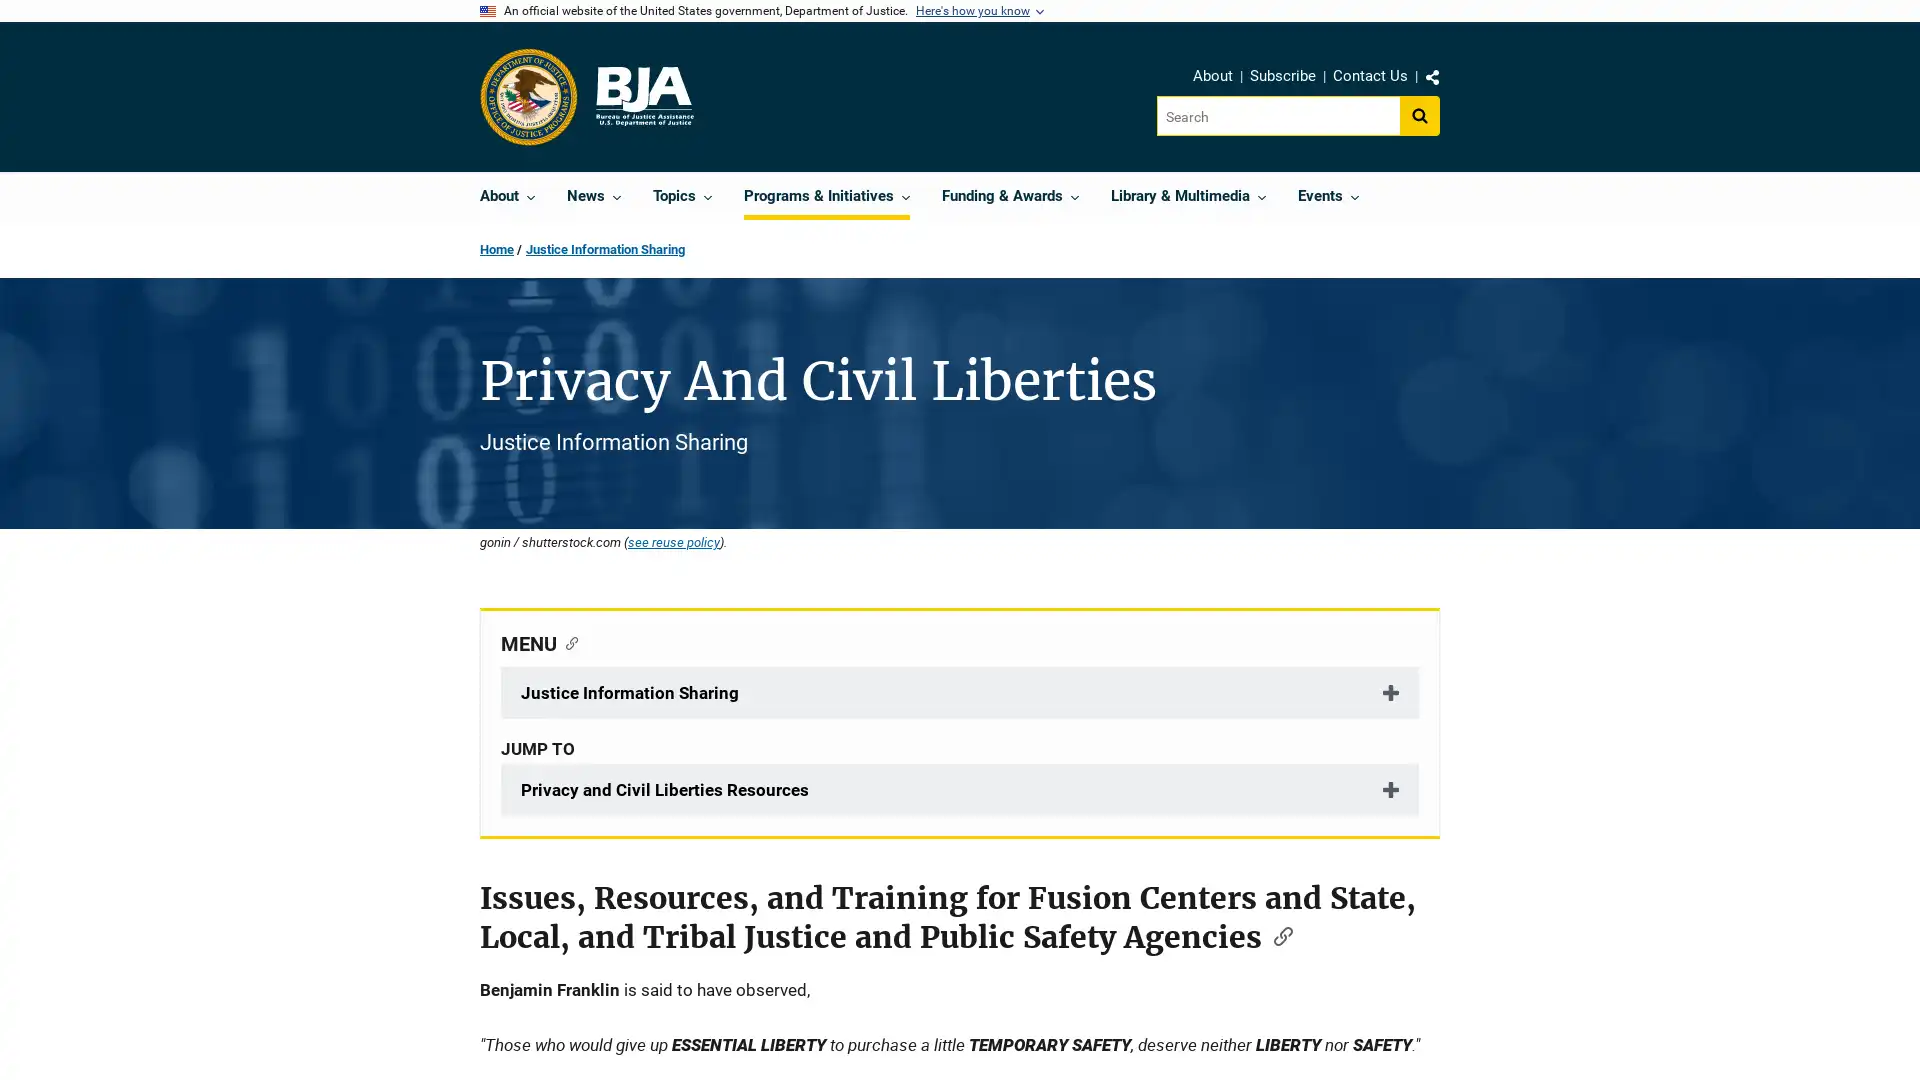 The width and height of the screenshot is (1920, 1080). I want to click on Library & Multimedia, so click(1188, 196).